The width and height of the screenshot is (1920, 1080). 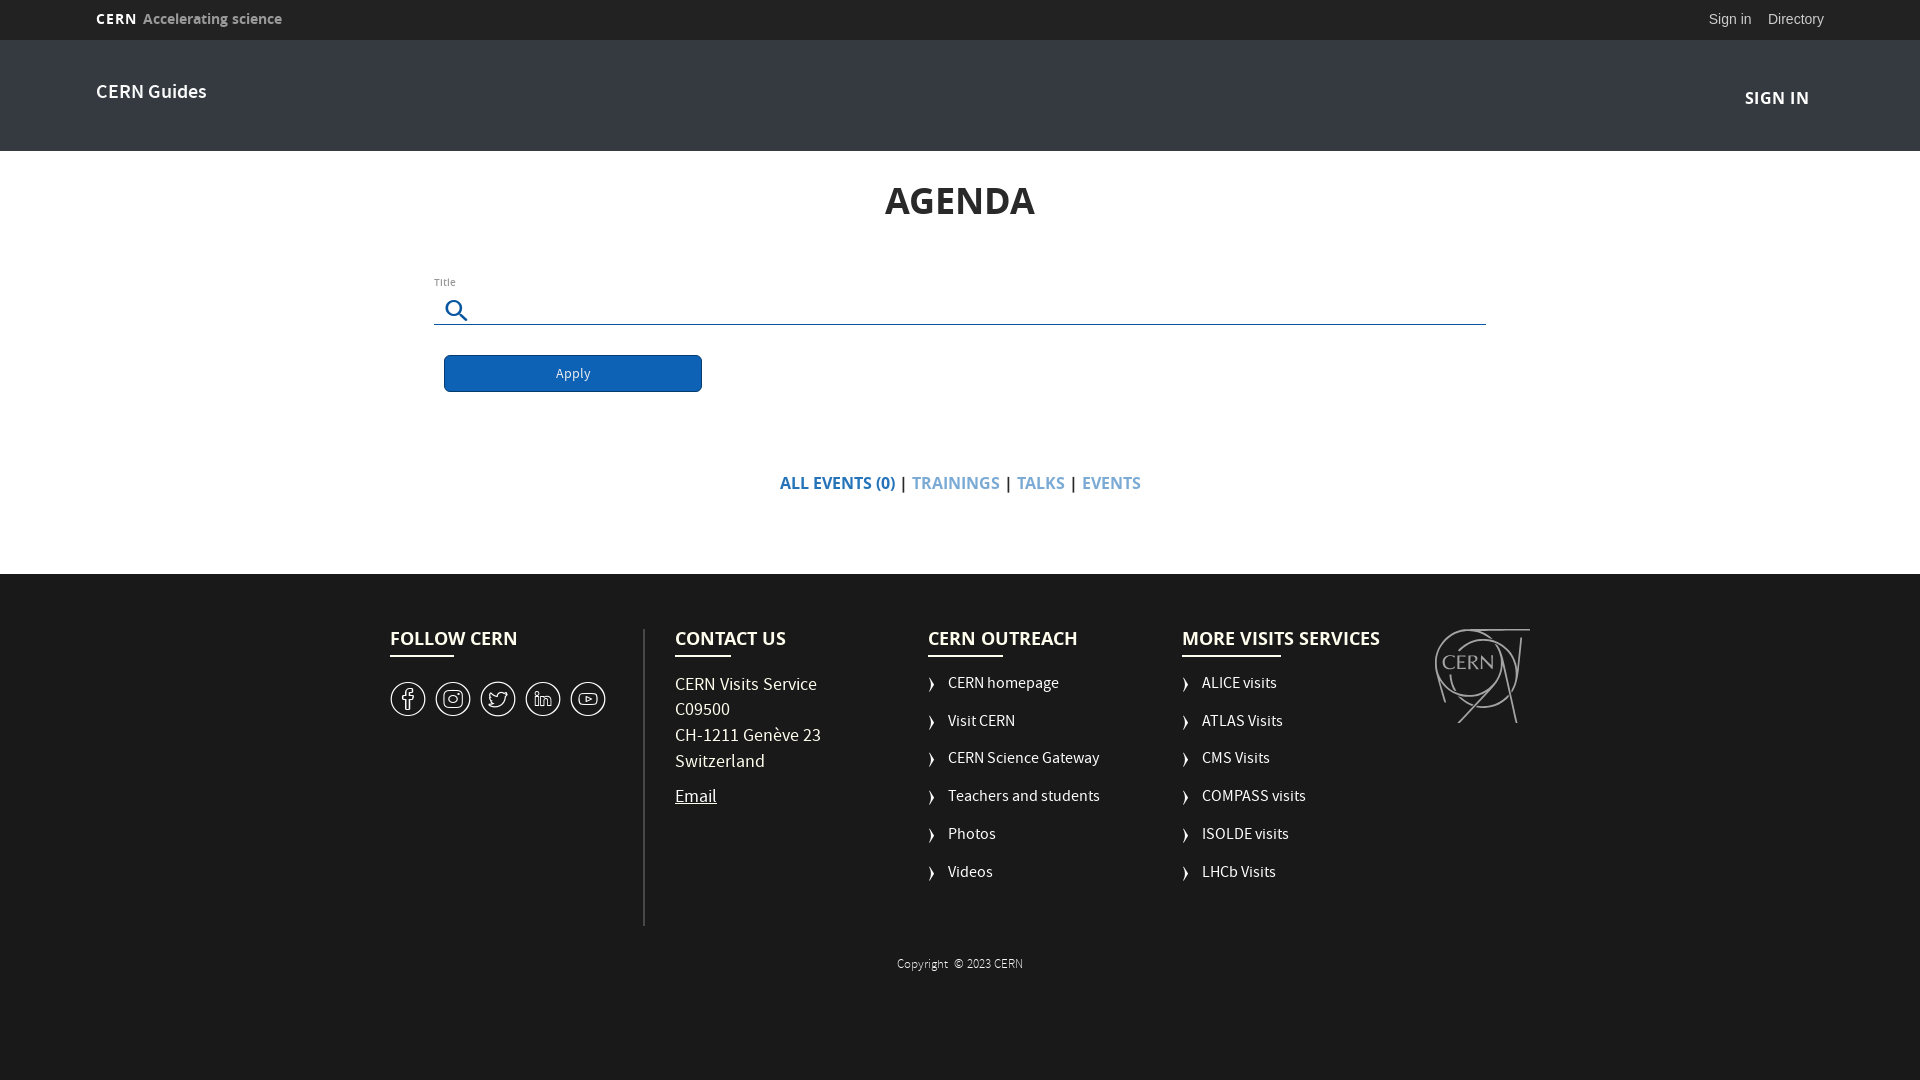 I want to click on 'v', so click(x=407, y=698).